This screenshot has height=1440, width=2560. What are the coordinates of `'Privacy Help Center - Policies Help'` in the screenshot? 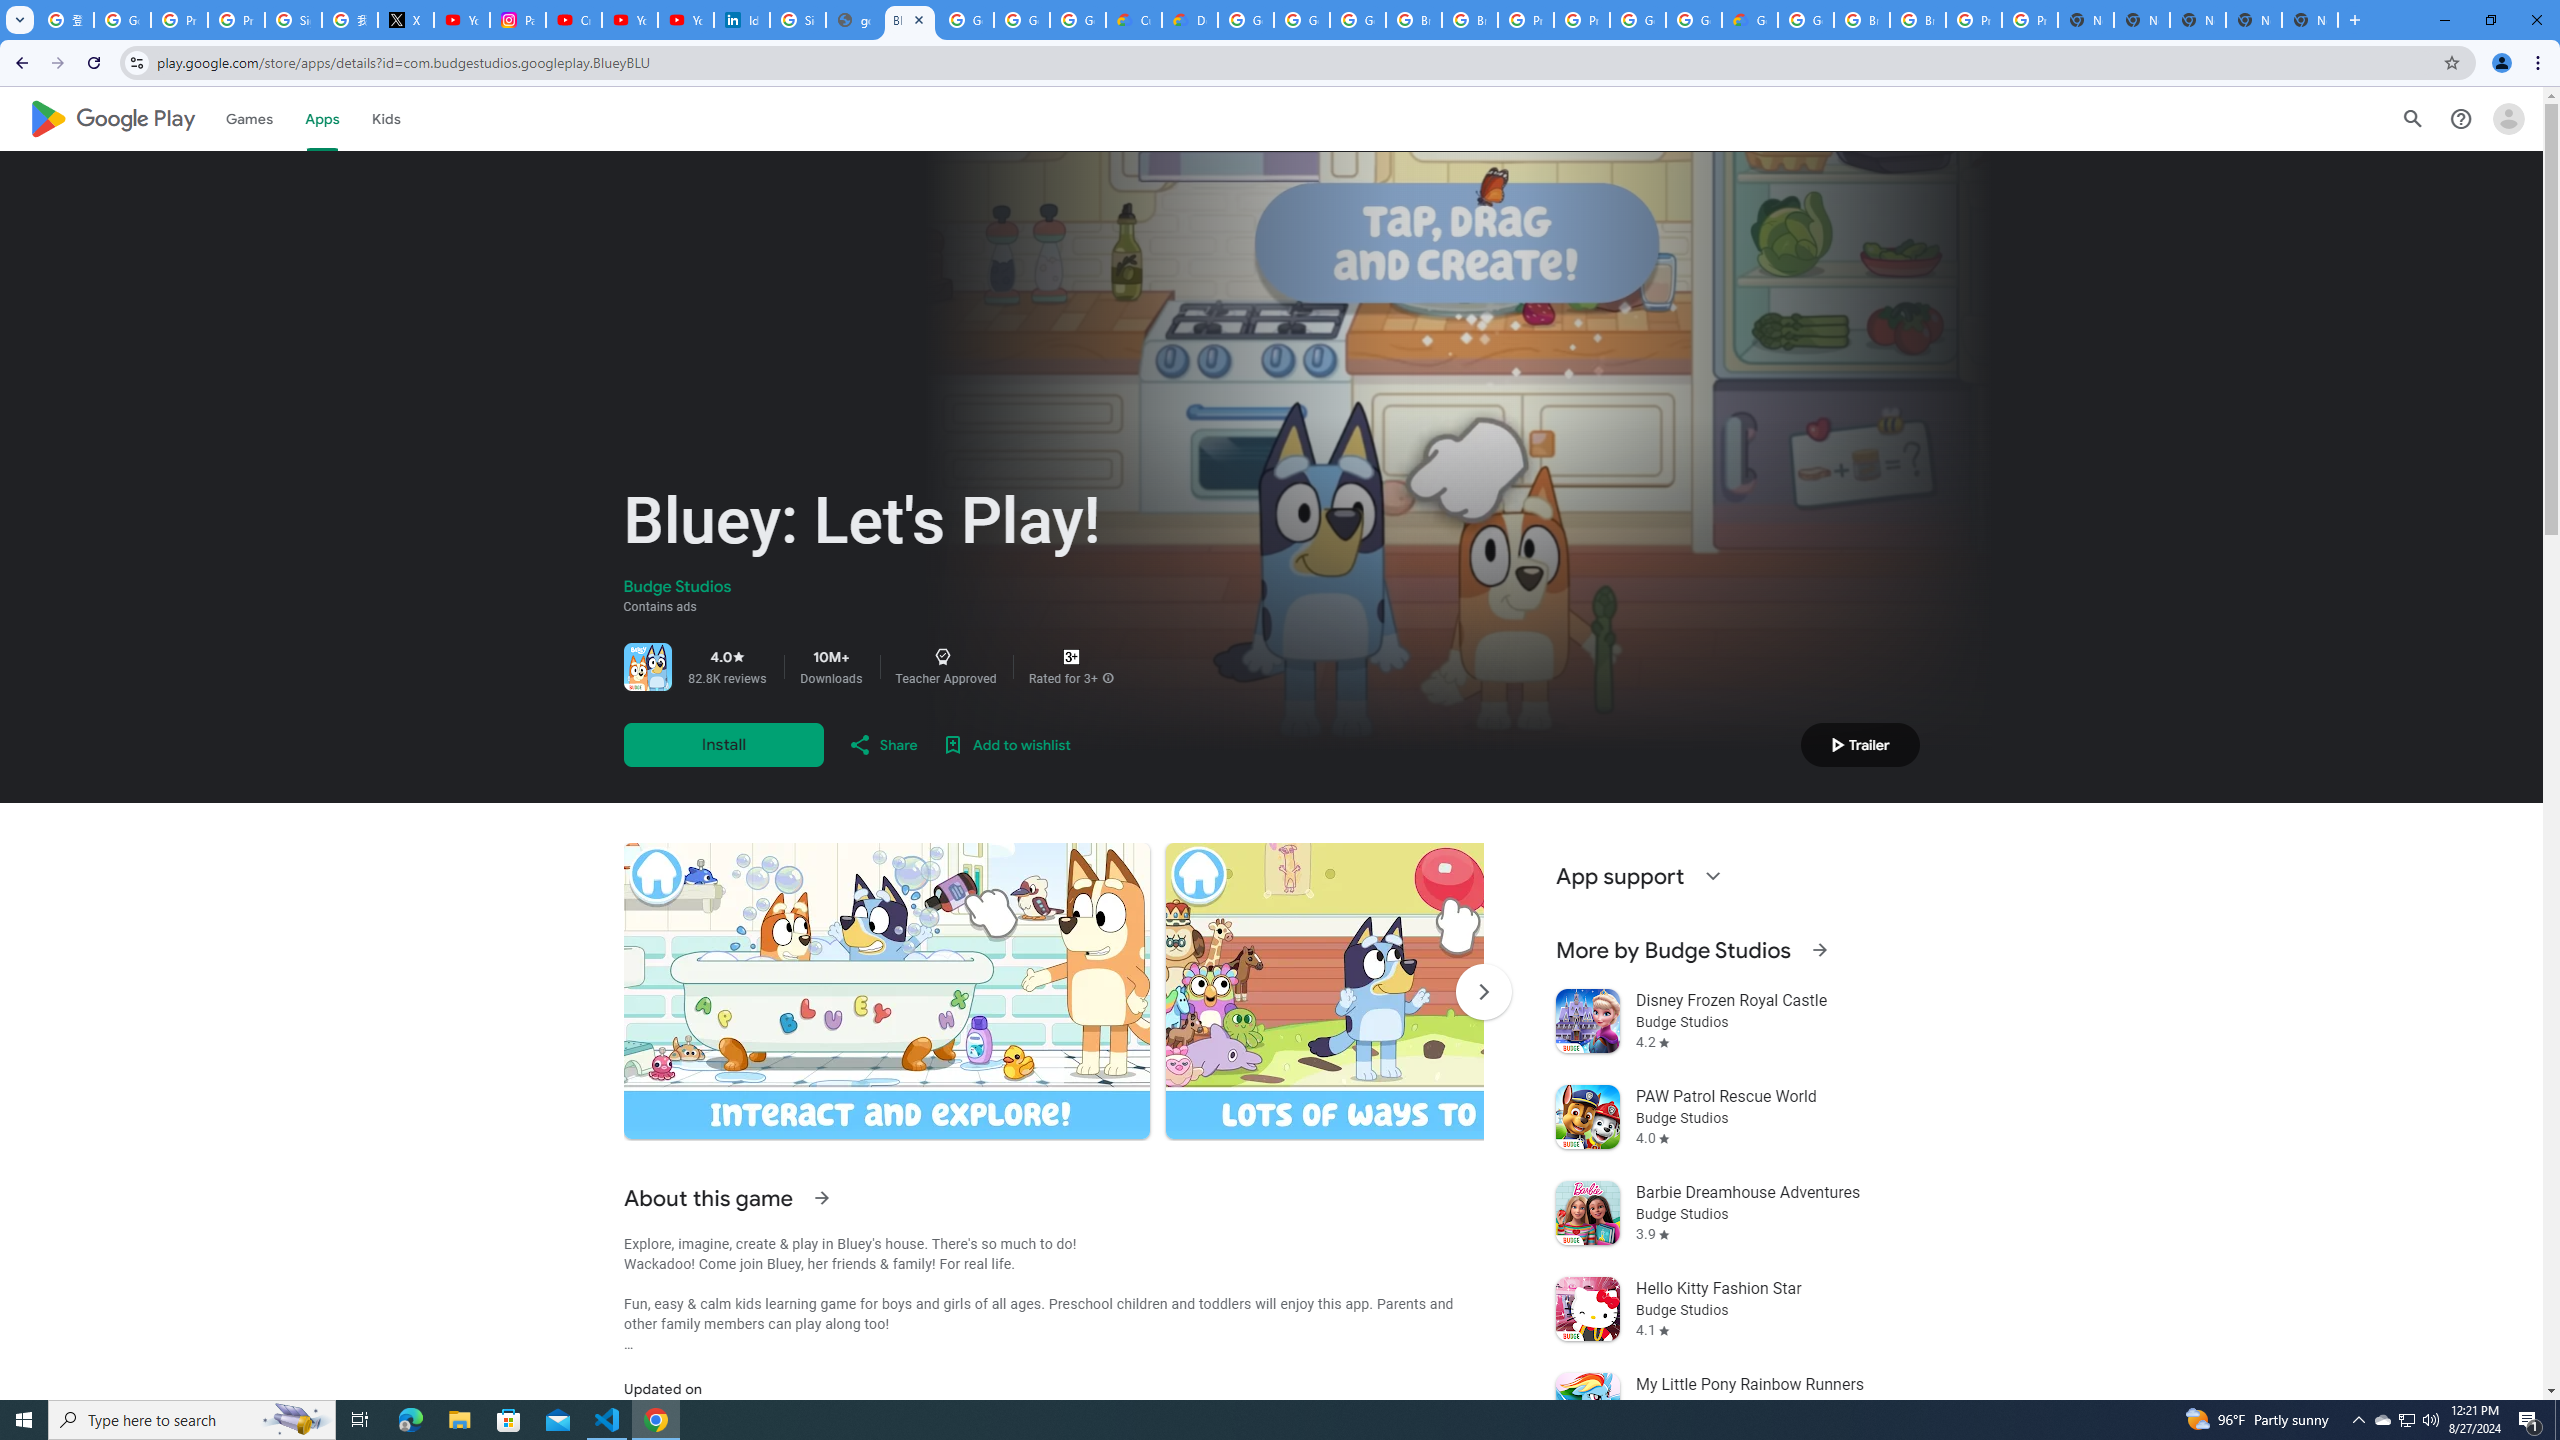 It's located at (236, 19).